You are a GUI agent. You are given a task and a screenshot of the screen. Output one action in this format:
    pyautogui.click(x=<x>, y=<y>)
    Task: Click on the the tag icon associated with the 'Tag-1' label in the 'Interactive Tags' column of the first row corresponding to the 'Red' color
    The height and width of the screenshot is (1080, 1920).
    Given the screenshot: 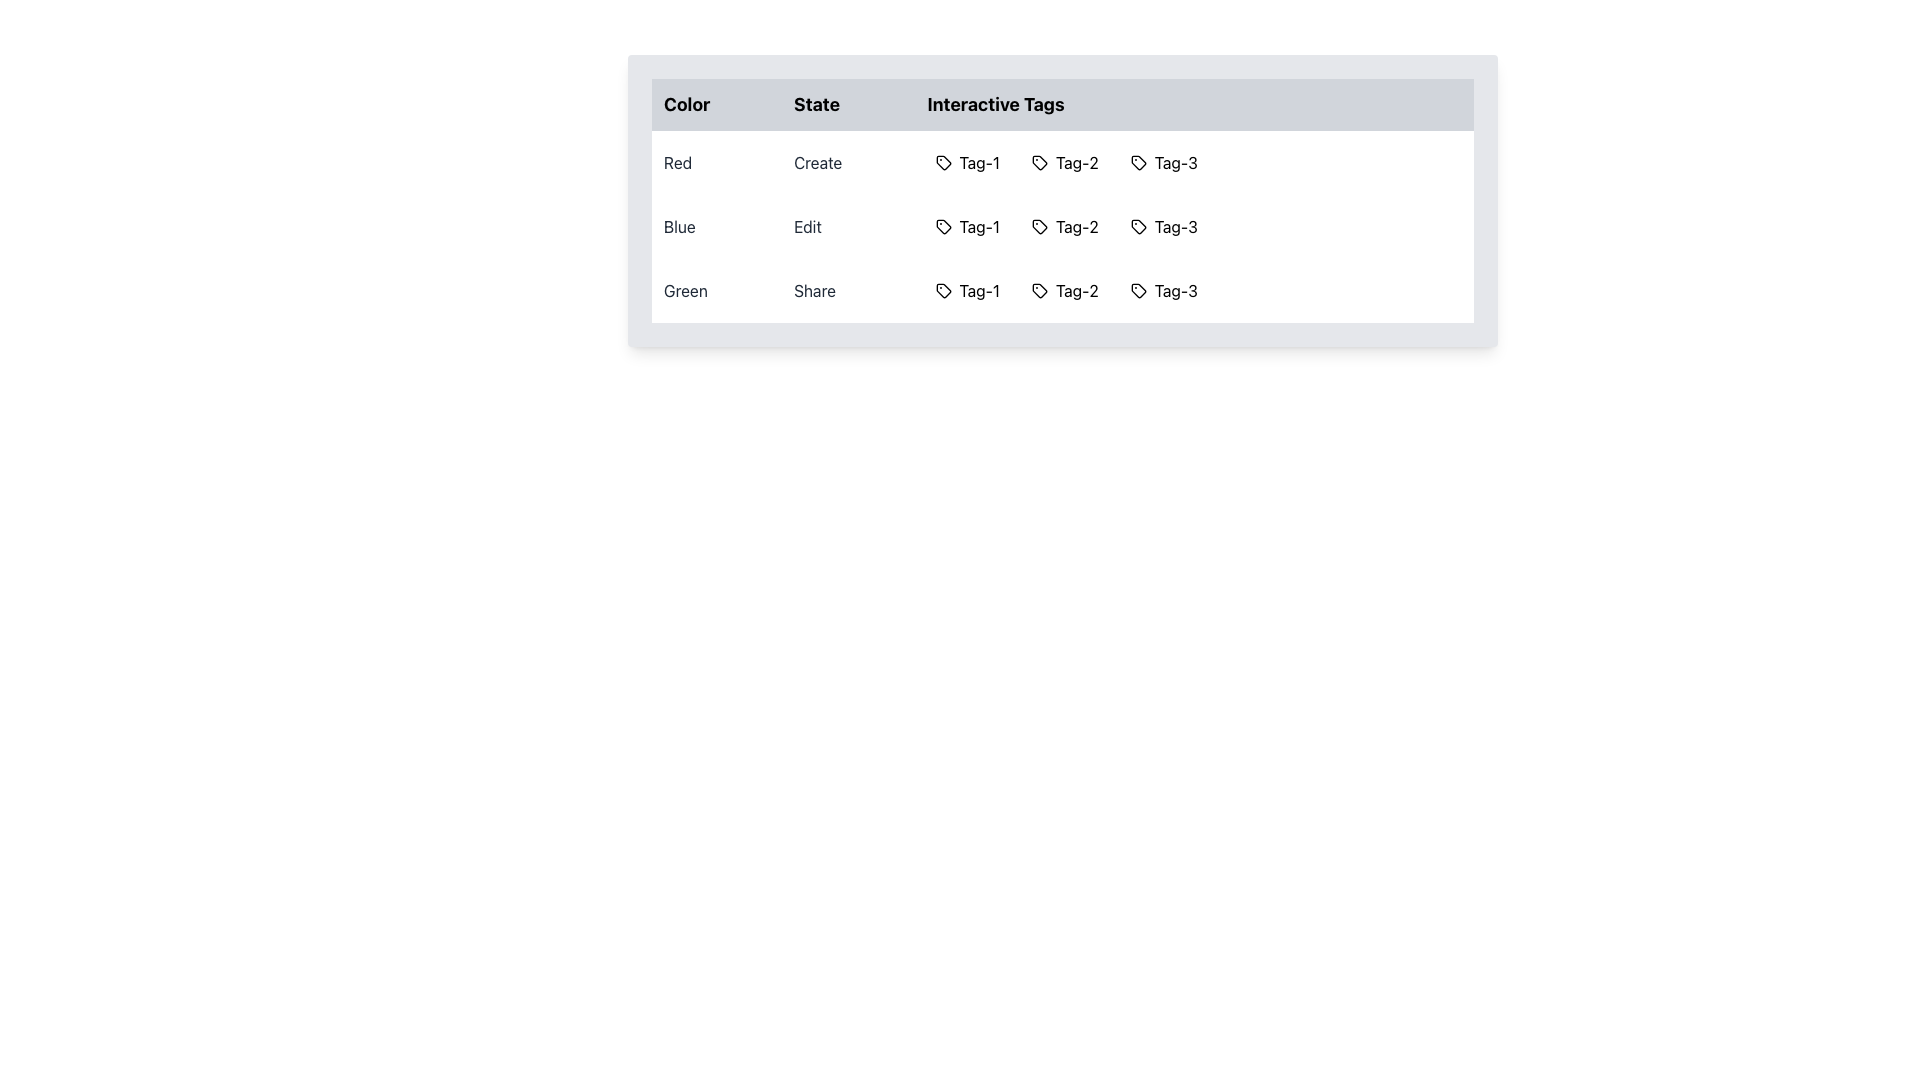 What is the action you would take?
    pyautogui.click(x=942, y=161)
    